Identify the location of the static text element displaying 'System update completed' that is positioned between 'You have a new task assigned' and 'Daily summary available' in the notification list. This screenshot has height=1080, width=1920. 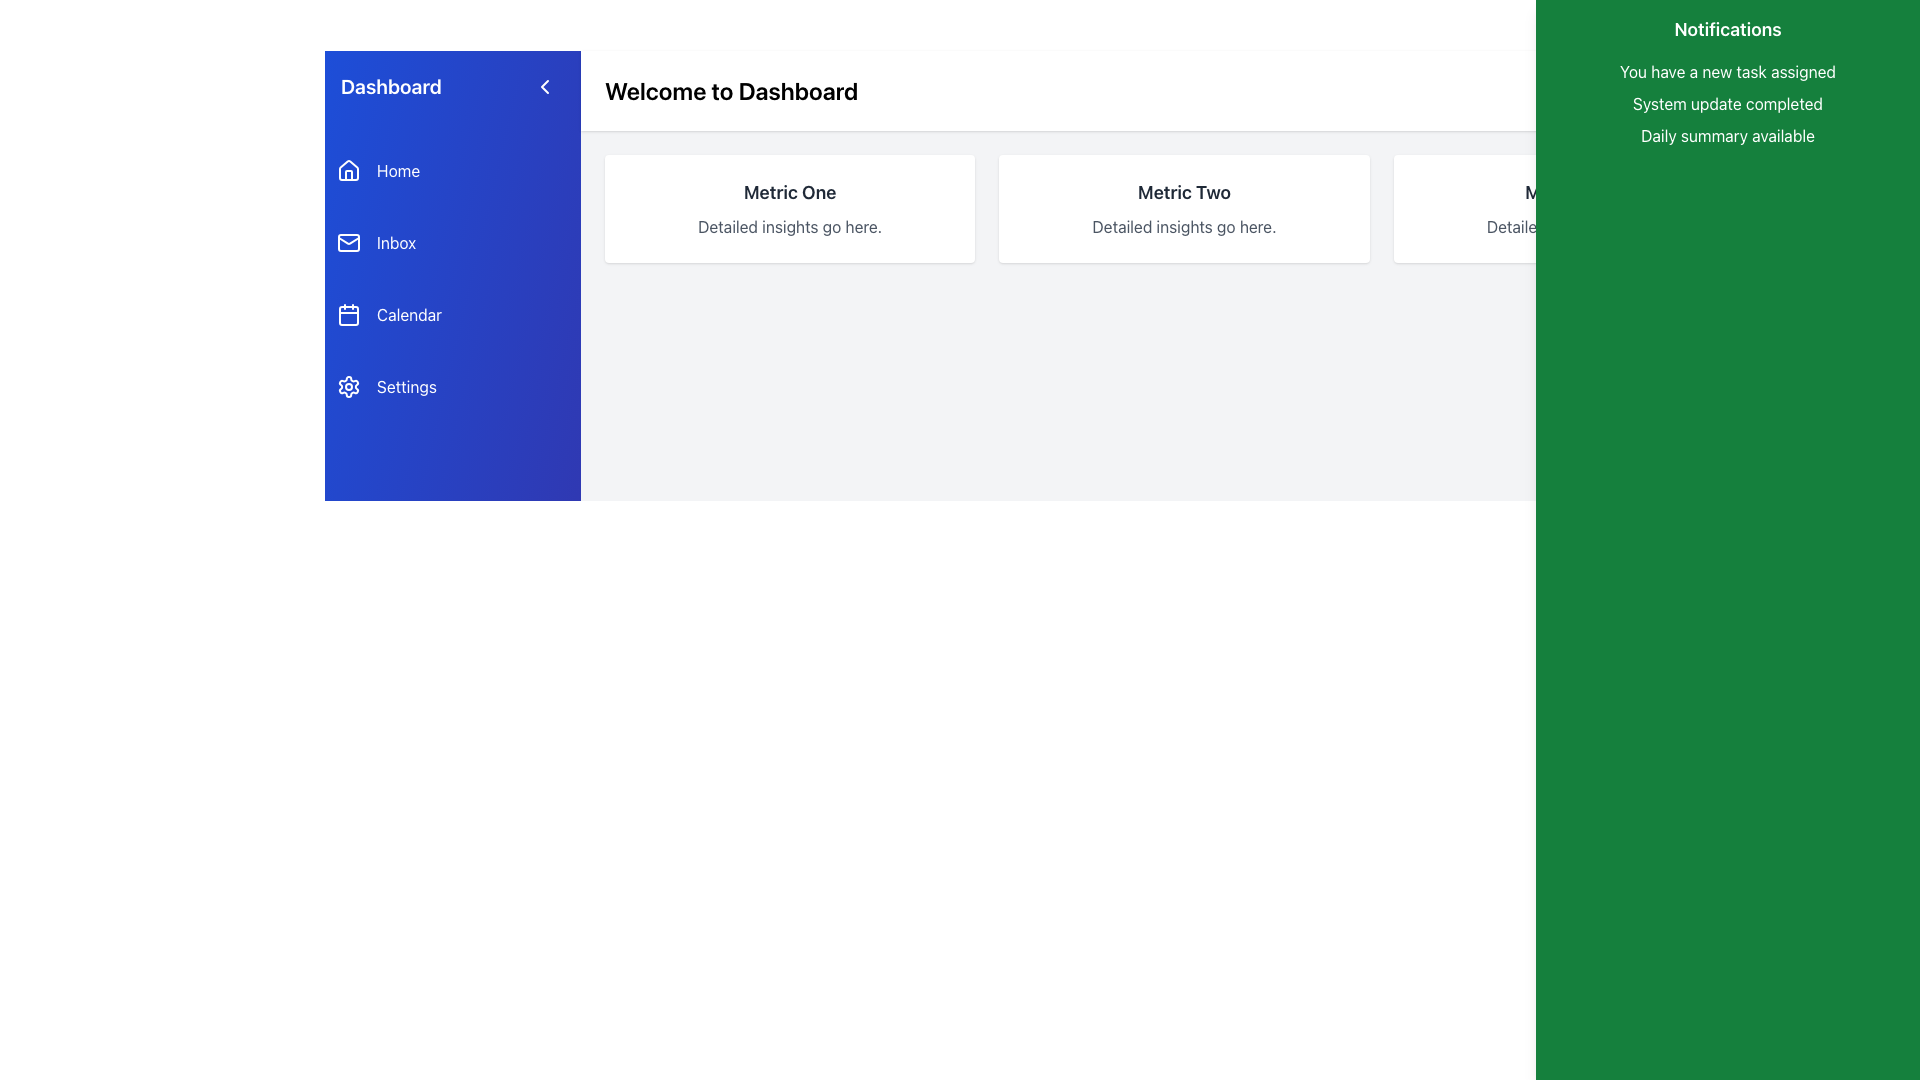
(1727, 104).